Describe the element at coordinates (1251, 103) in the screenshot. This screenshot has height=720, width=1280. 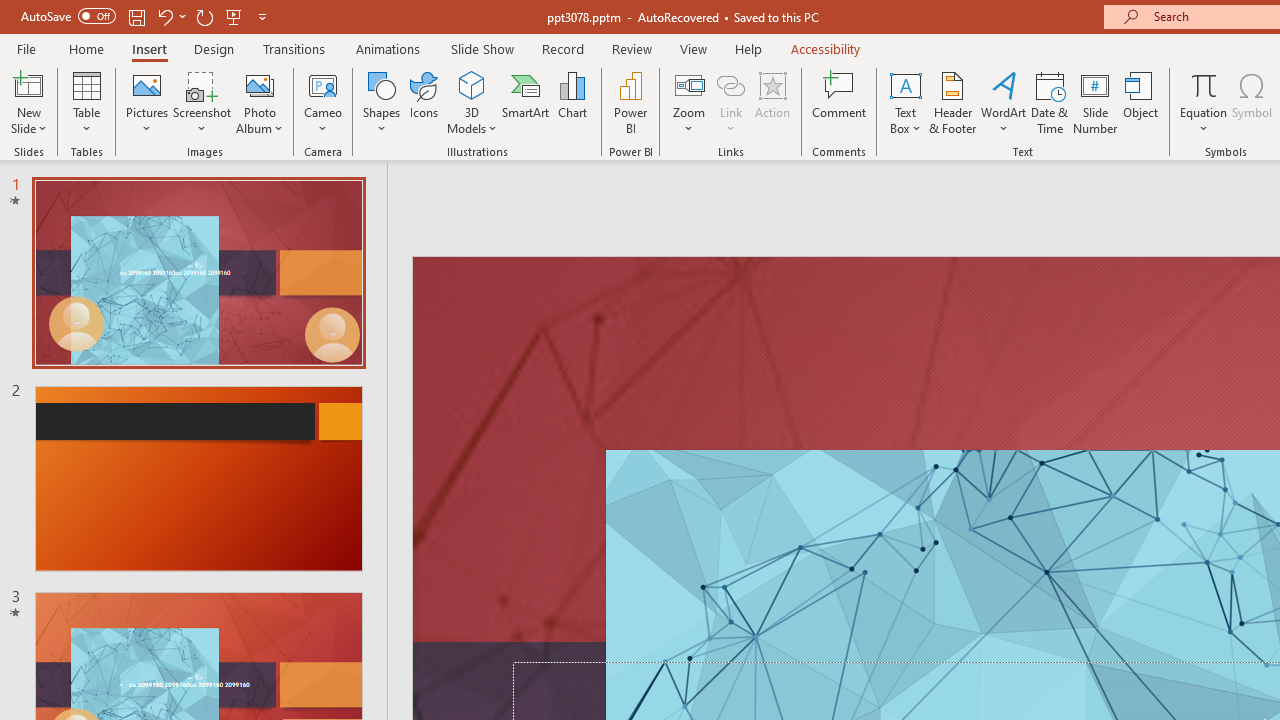
I see `'Symbol...'` at that location.